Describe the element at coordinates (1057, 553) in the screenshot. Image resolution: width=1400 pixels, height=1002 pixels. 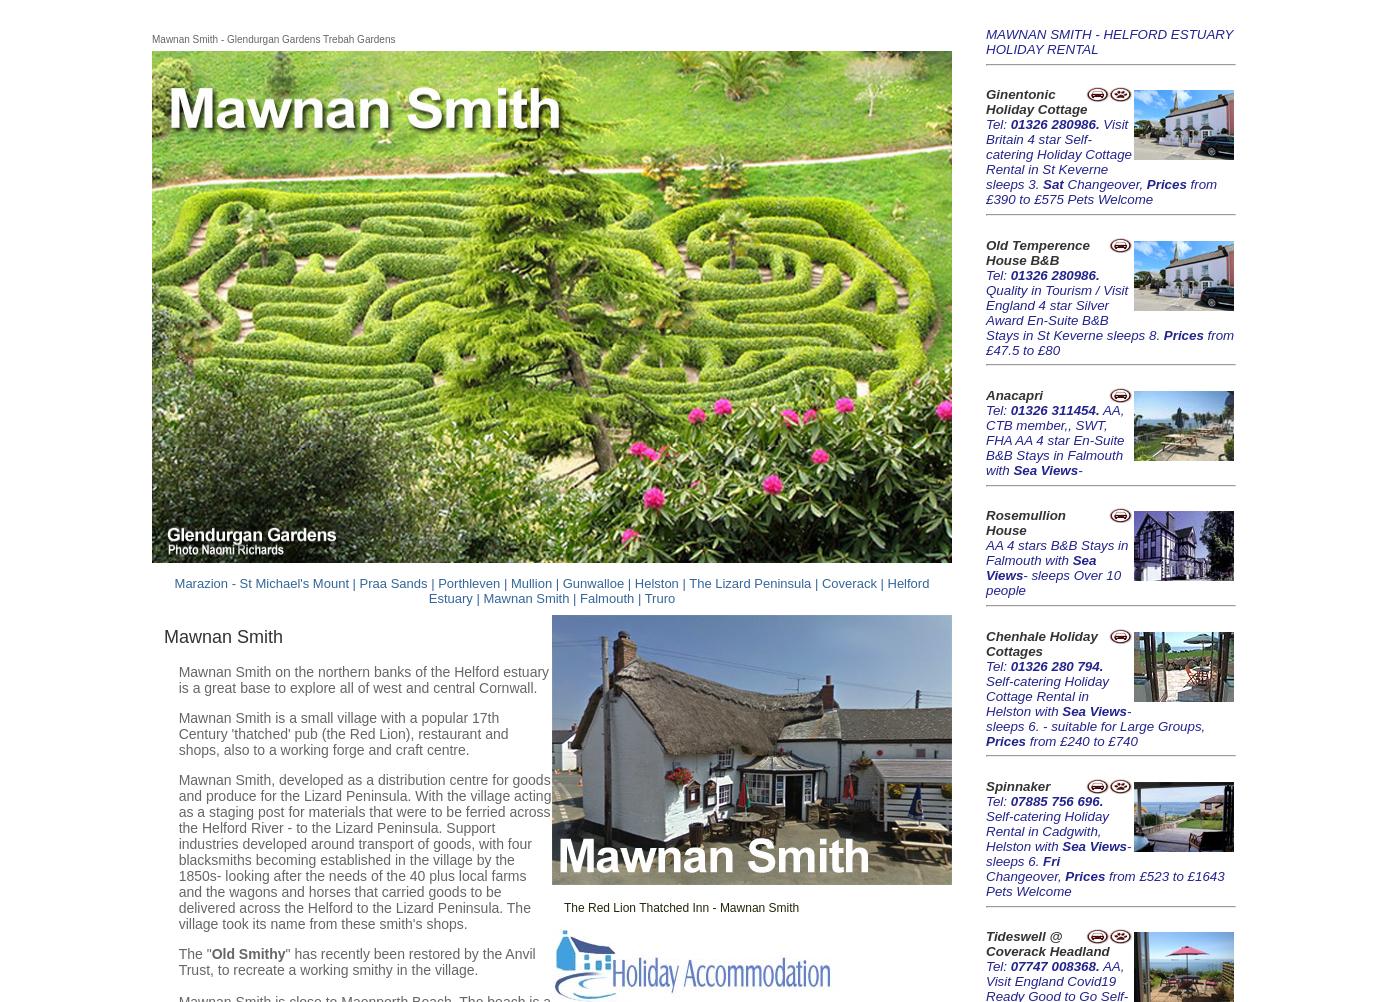
I see `'B&B Stays 

in Falmouth
with'` at that location.